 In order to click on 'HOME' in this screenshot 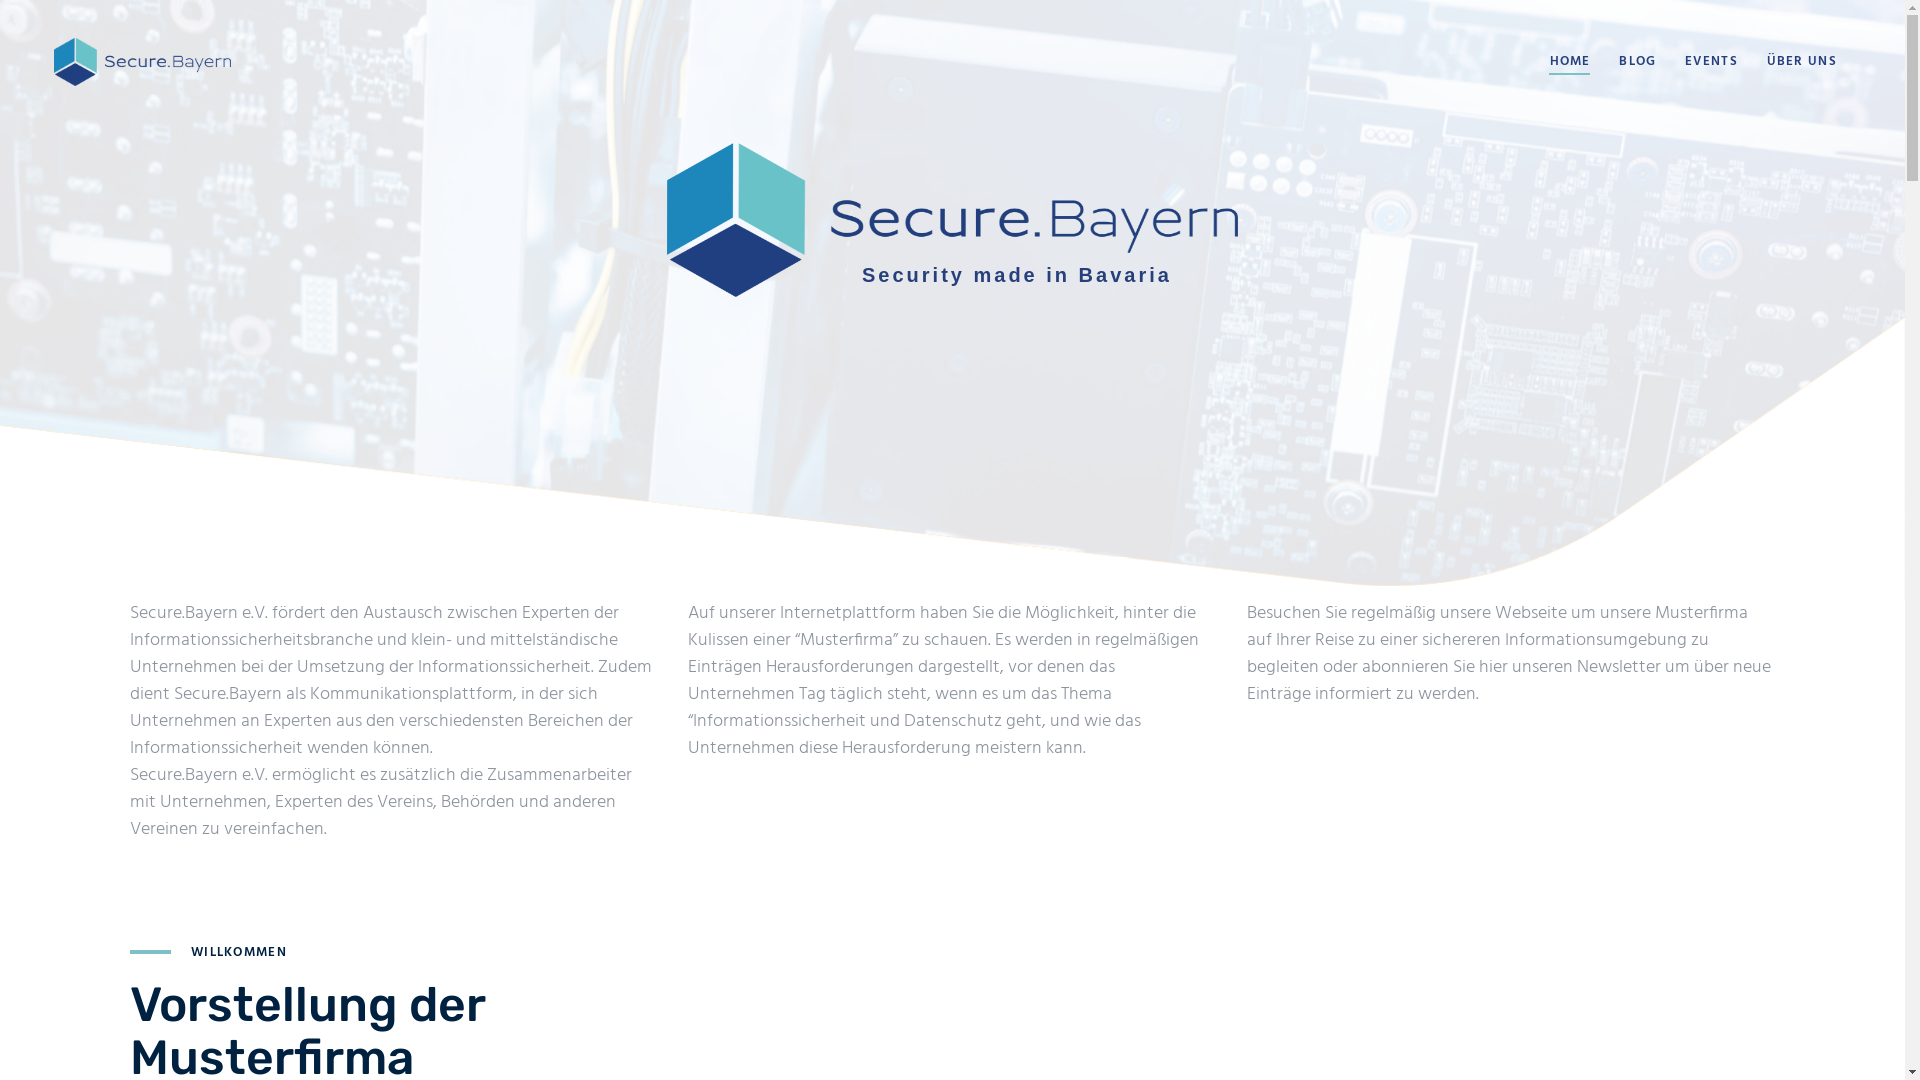, I will do `click(1568, 60)`.